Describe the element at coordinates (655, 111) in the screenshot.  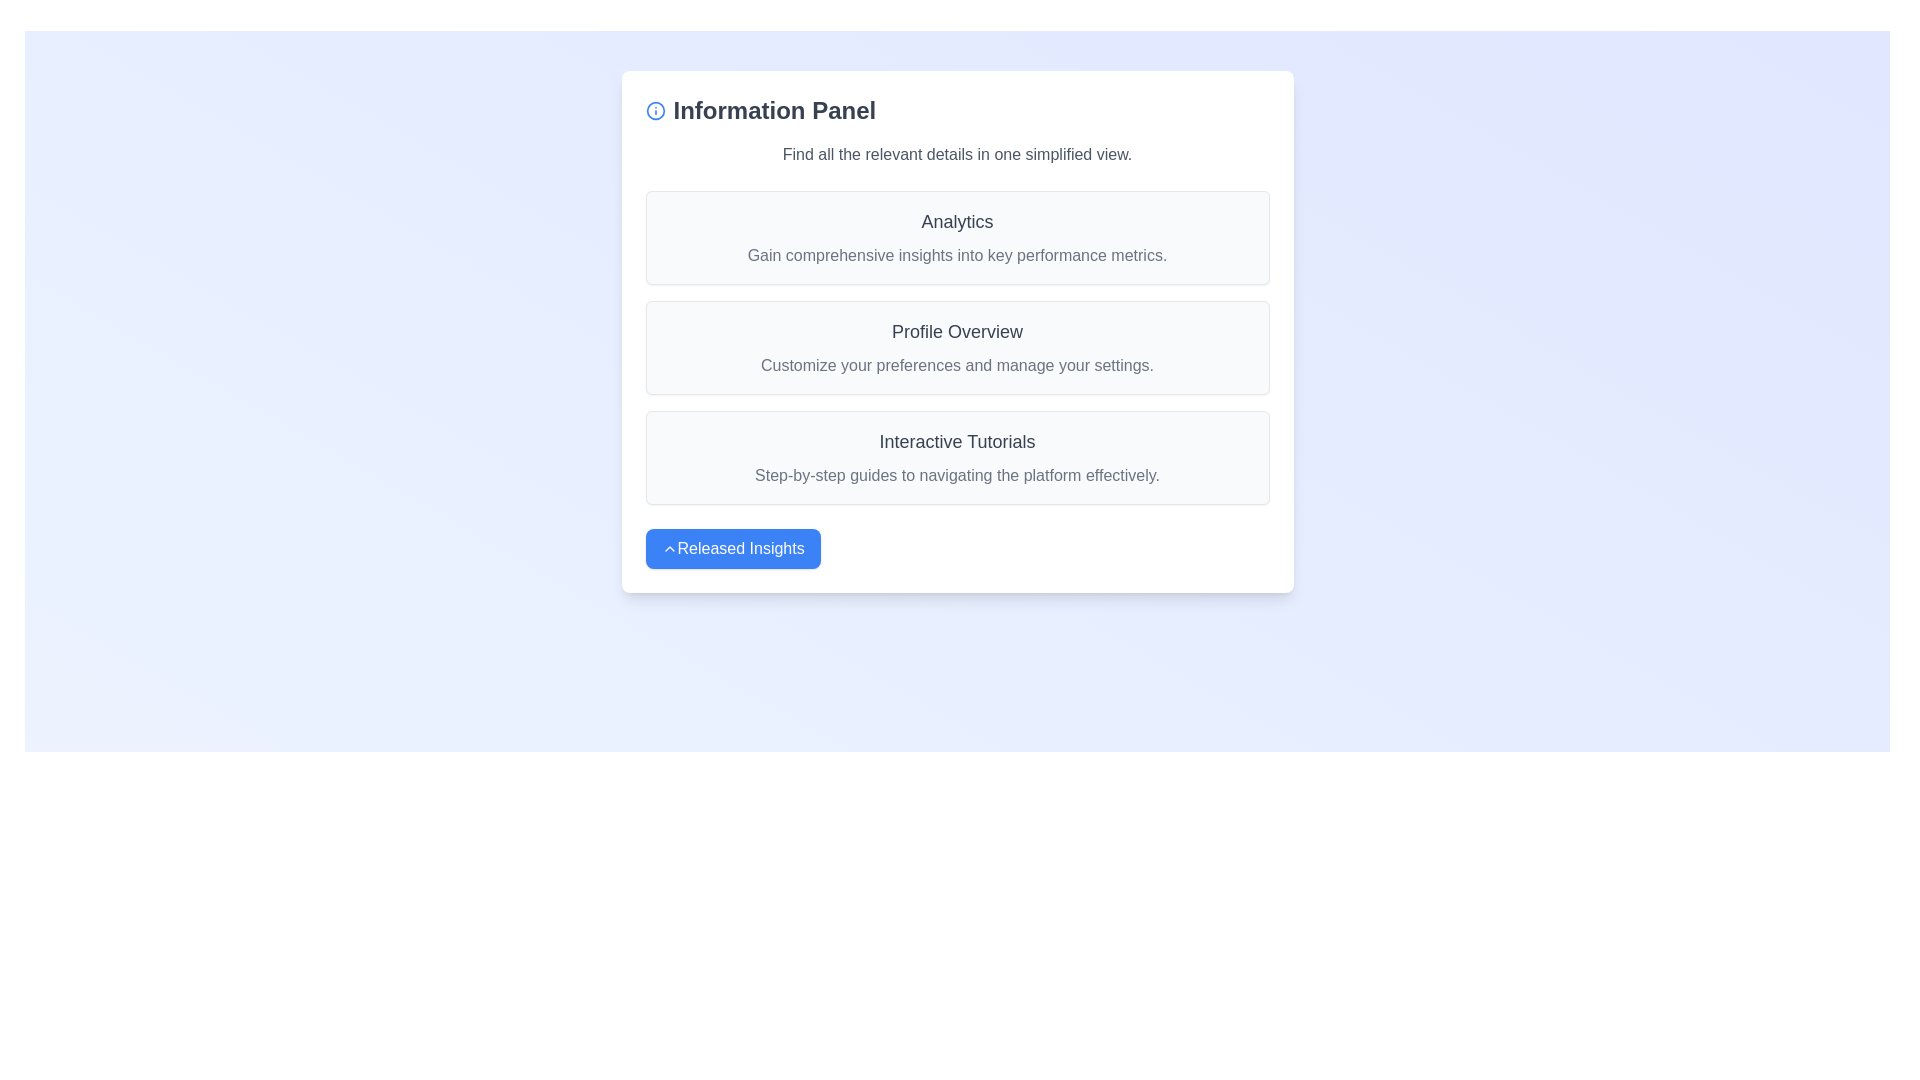
I see `the blue circular icon containing the information symbol 'i' located to the left of the 'Information Panel' text in the header area` at that location.